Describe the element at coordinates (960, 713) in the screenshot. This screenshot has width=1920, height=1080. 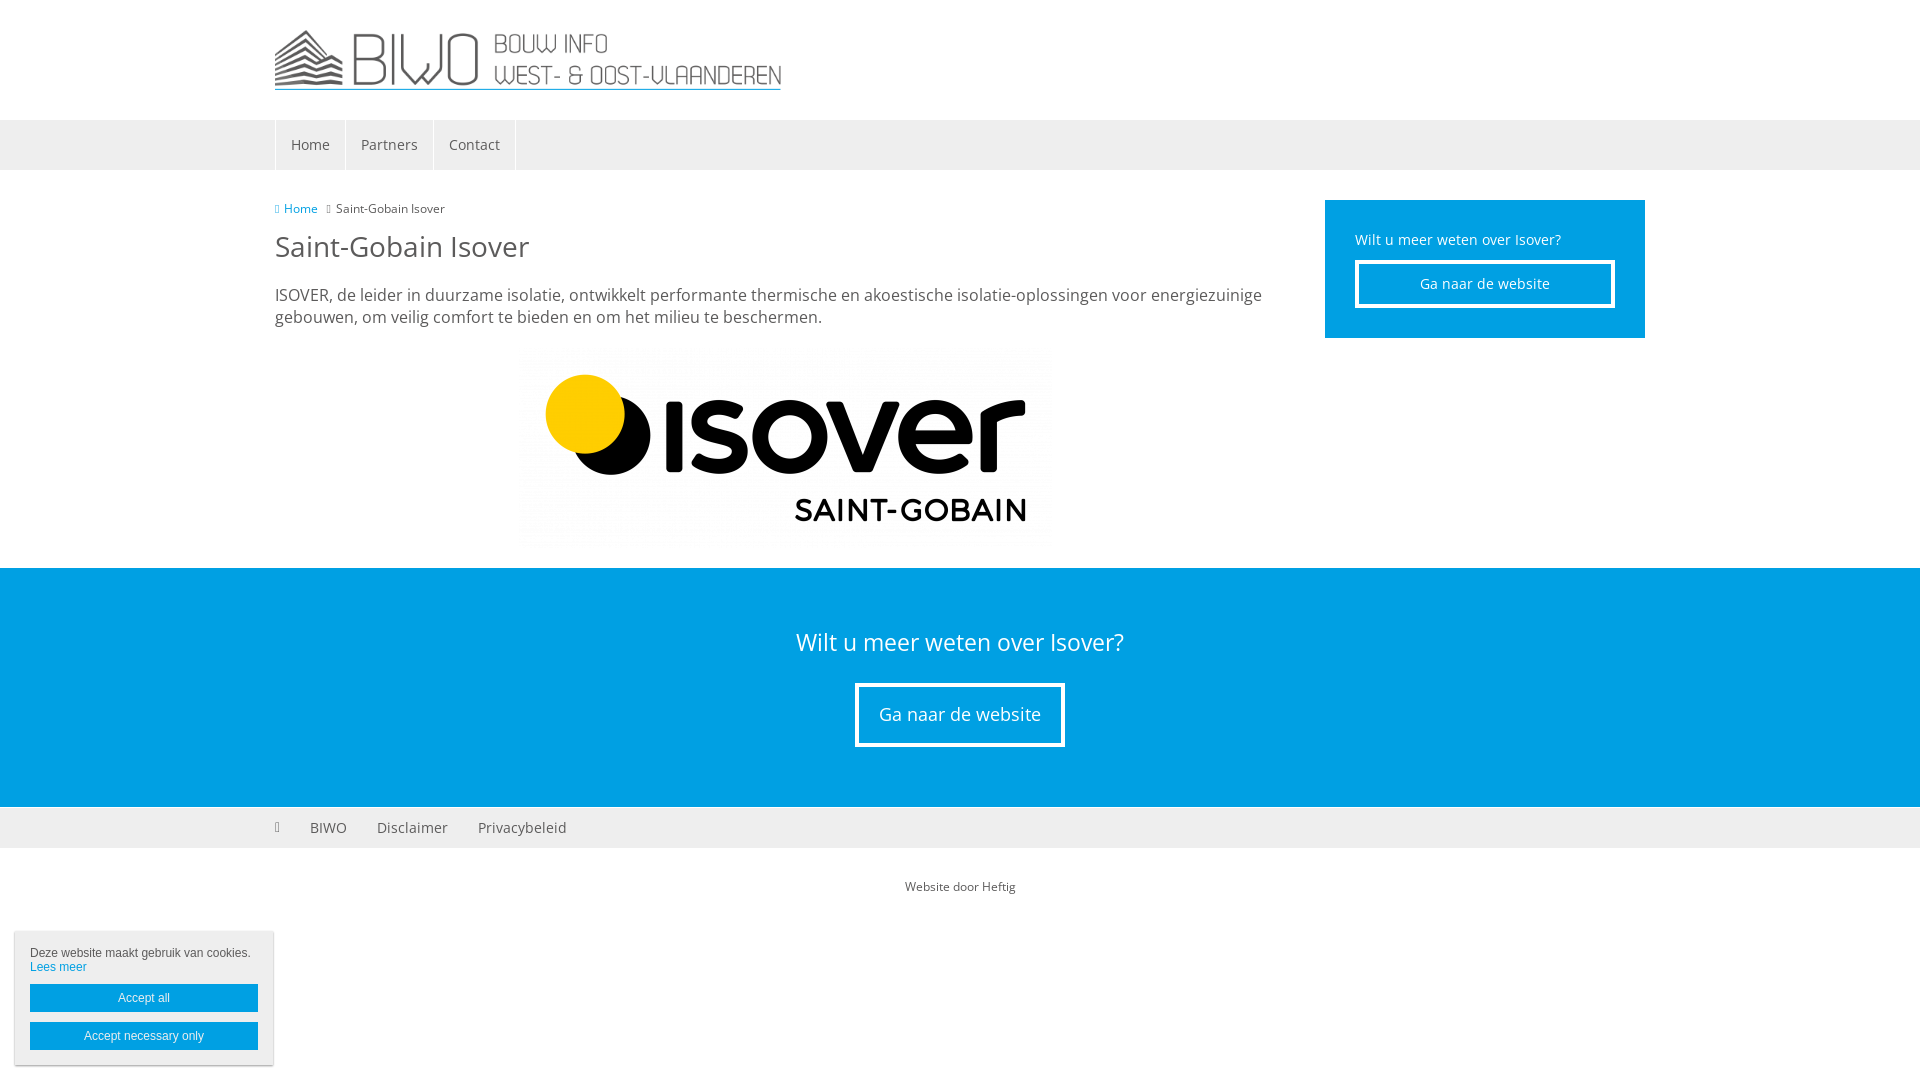
I see `'Ga naar de website'` at that location.